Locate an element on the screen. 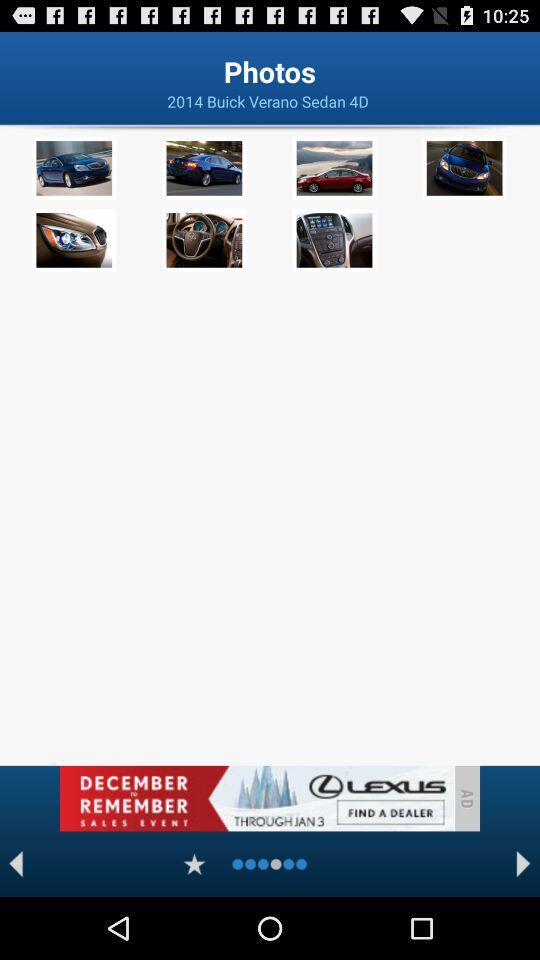  advertisement is located at coordinates (256, 798).